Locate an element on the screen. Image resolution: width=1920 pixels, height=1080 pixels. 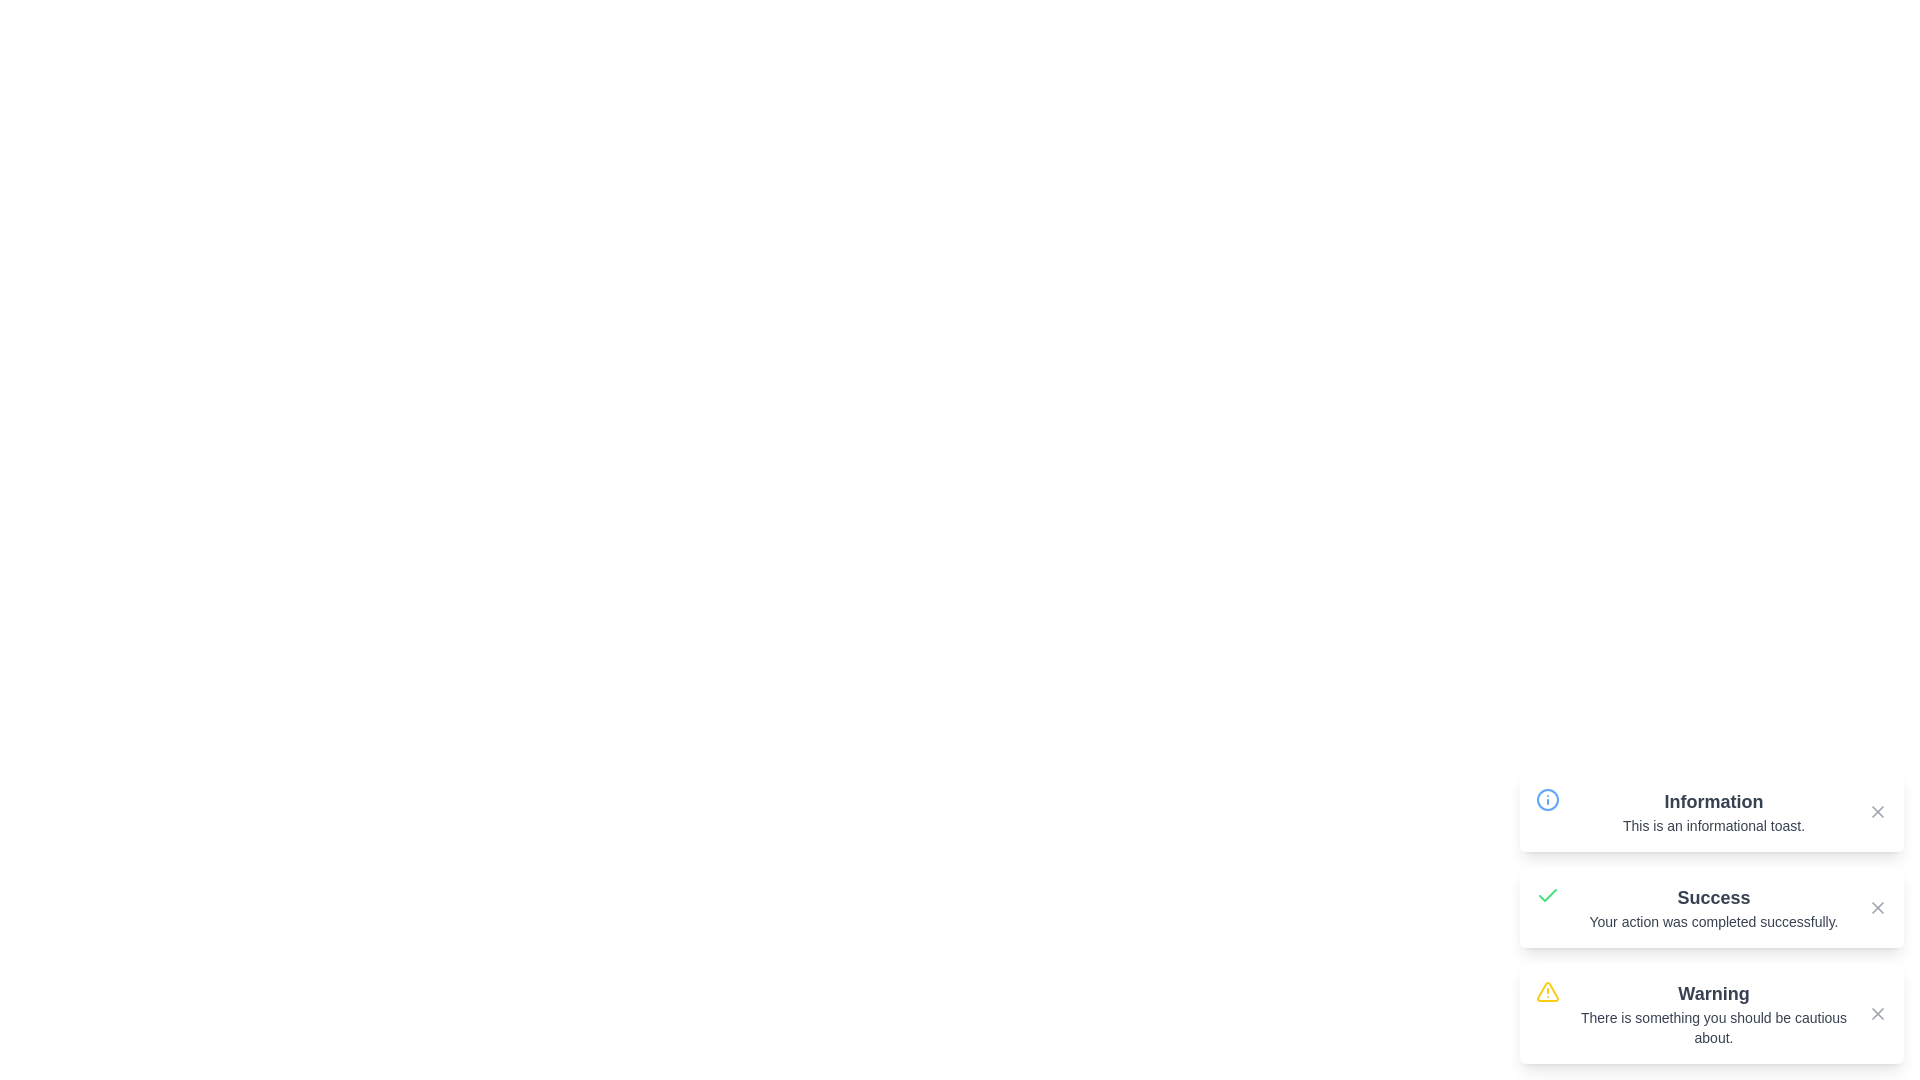
the text element reading 'This is an informational toast.' which is located below the bold title 'Information' within a notification box is located at coordinates (1712, 825).